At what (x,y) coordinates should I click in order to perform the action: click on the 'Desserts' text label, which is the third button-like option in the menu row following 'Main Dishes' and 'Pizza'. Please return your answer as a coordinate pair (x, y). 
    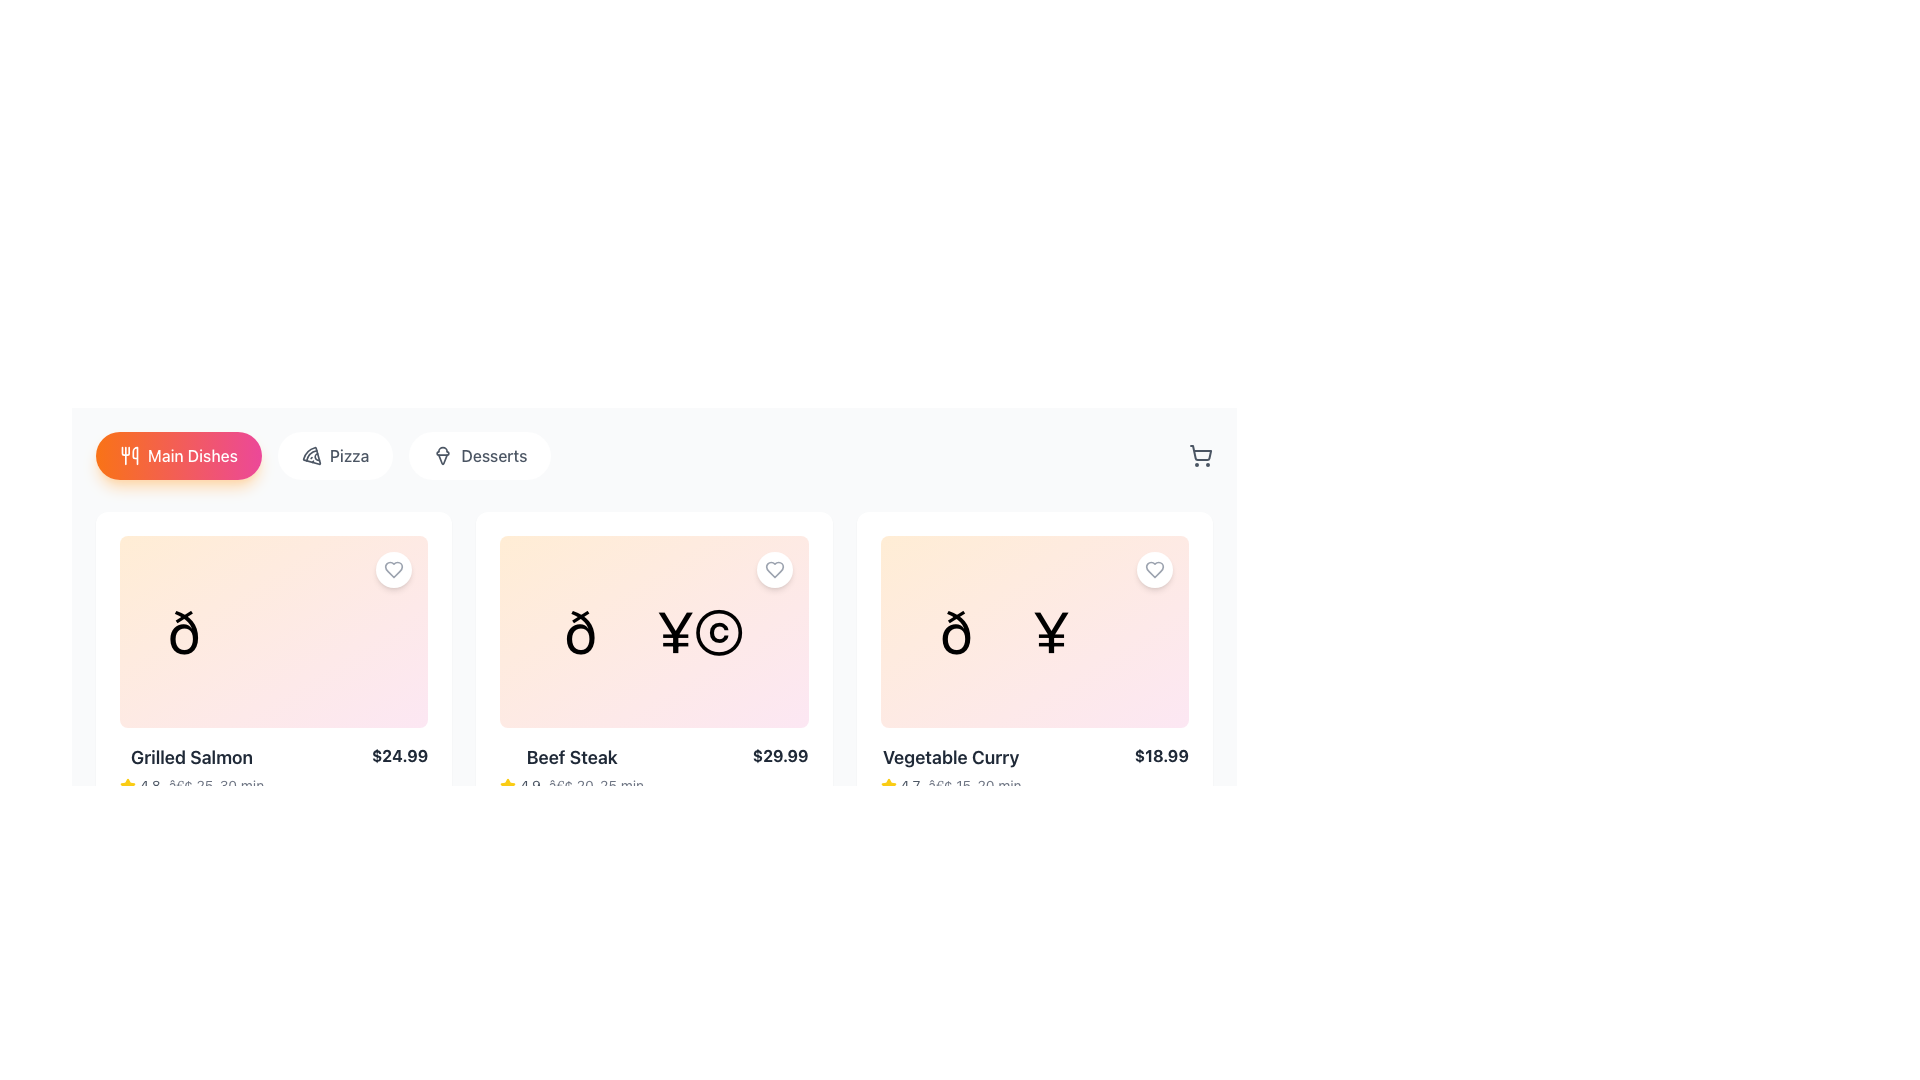
    Looking at the image, I should click on (494, 455).